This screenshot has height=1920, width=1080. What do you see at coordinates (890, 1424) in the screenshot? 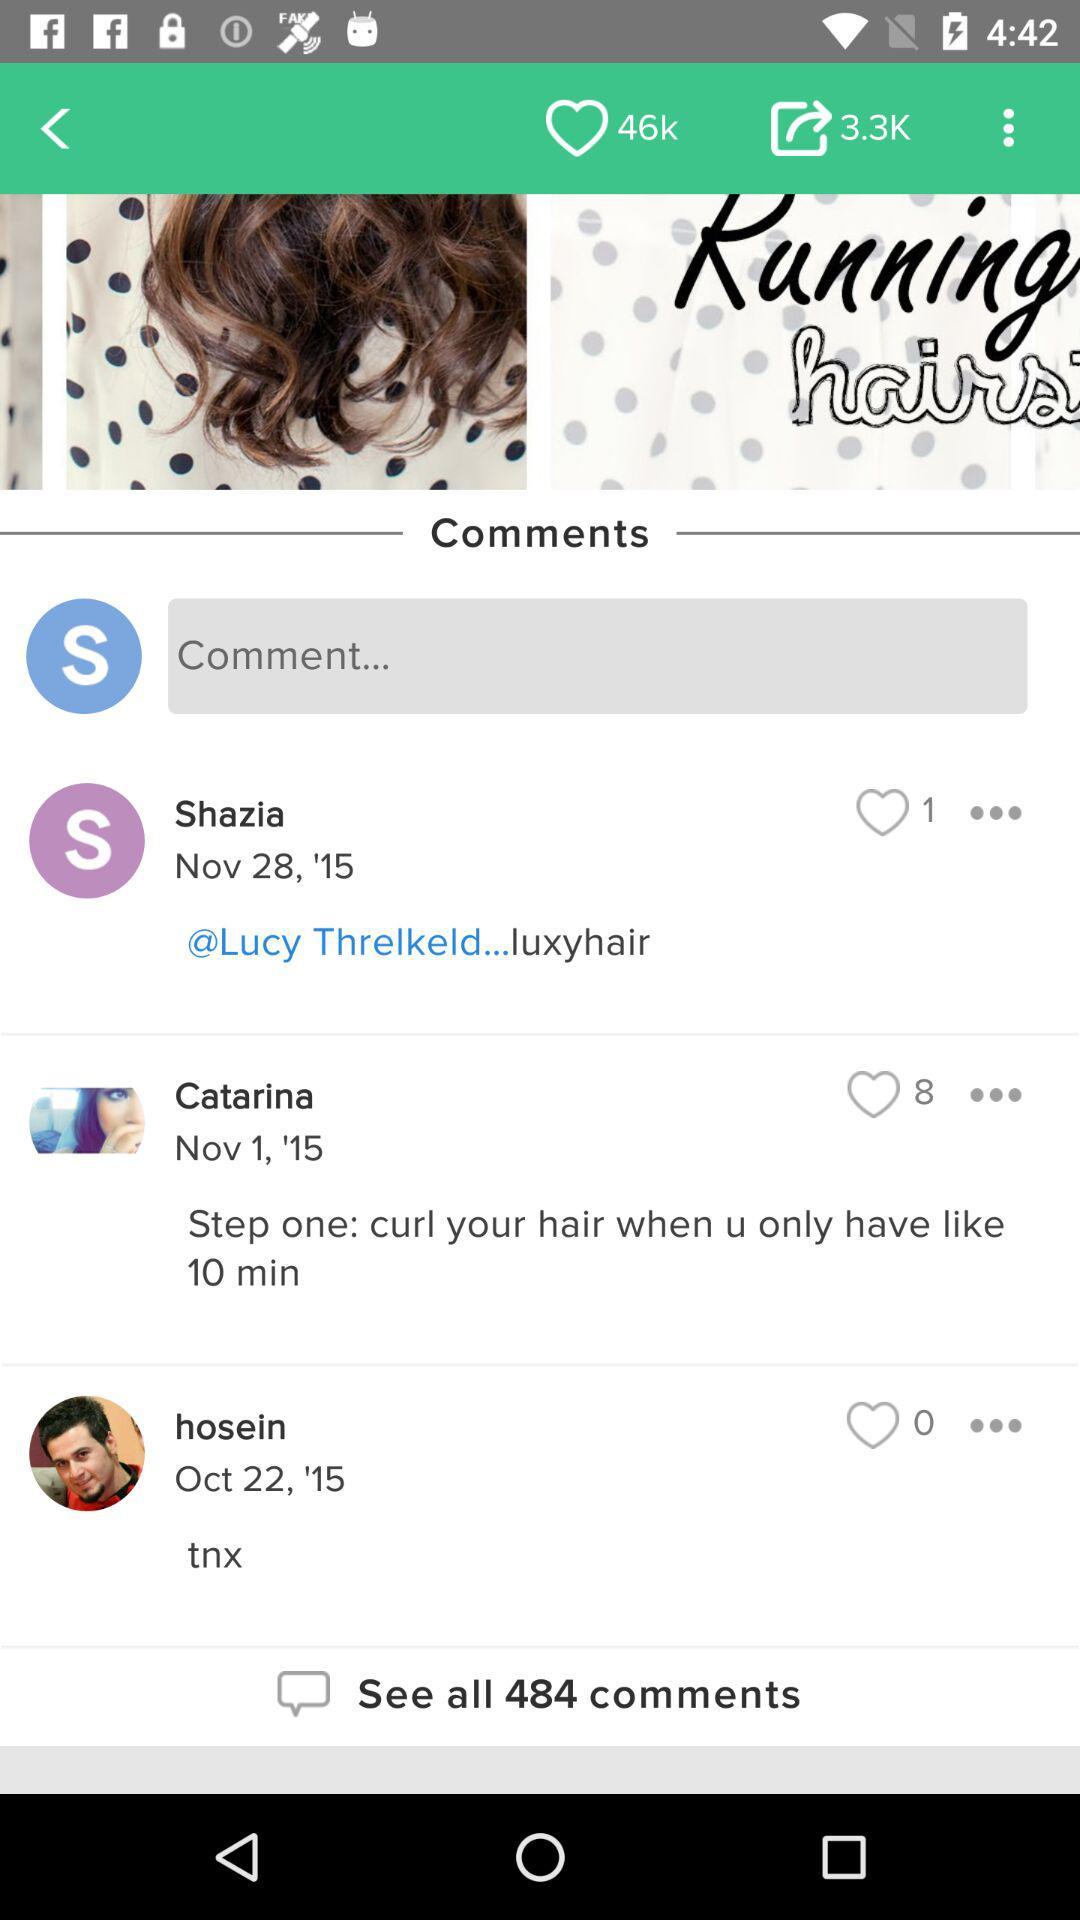
I see `the 0 item` at bounding box center [890, 1424].